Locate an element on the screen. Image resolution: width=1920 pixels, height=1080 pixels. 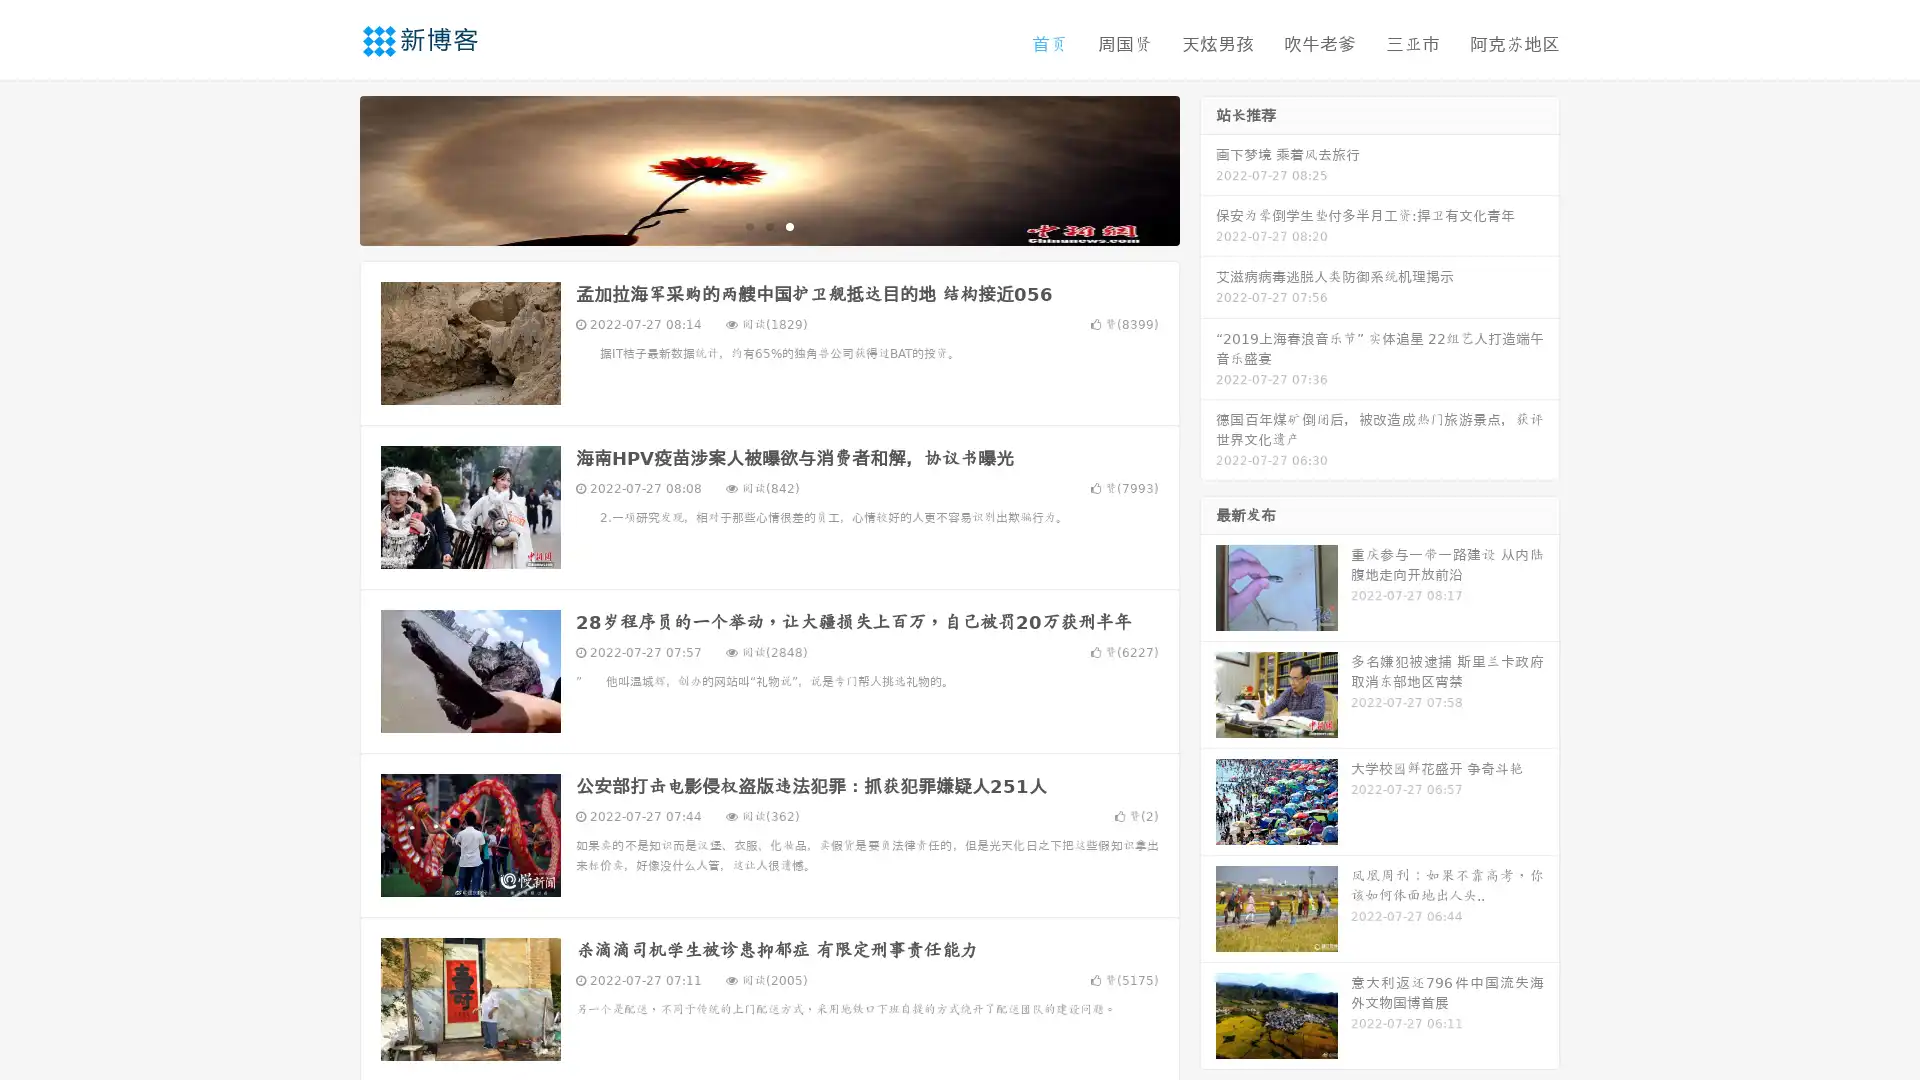
Go to slide 2 is located at coordinates (768, 225).